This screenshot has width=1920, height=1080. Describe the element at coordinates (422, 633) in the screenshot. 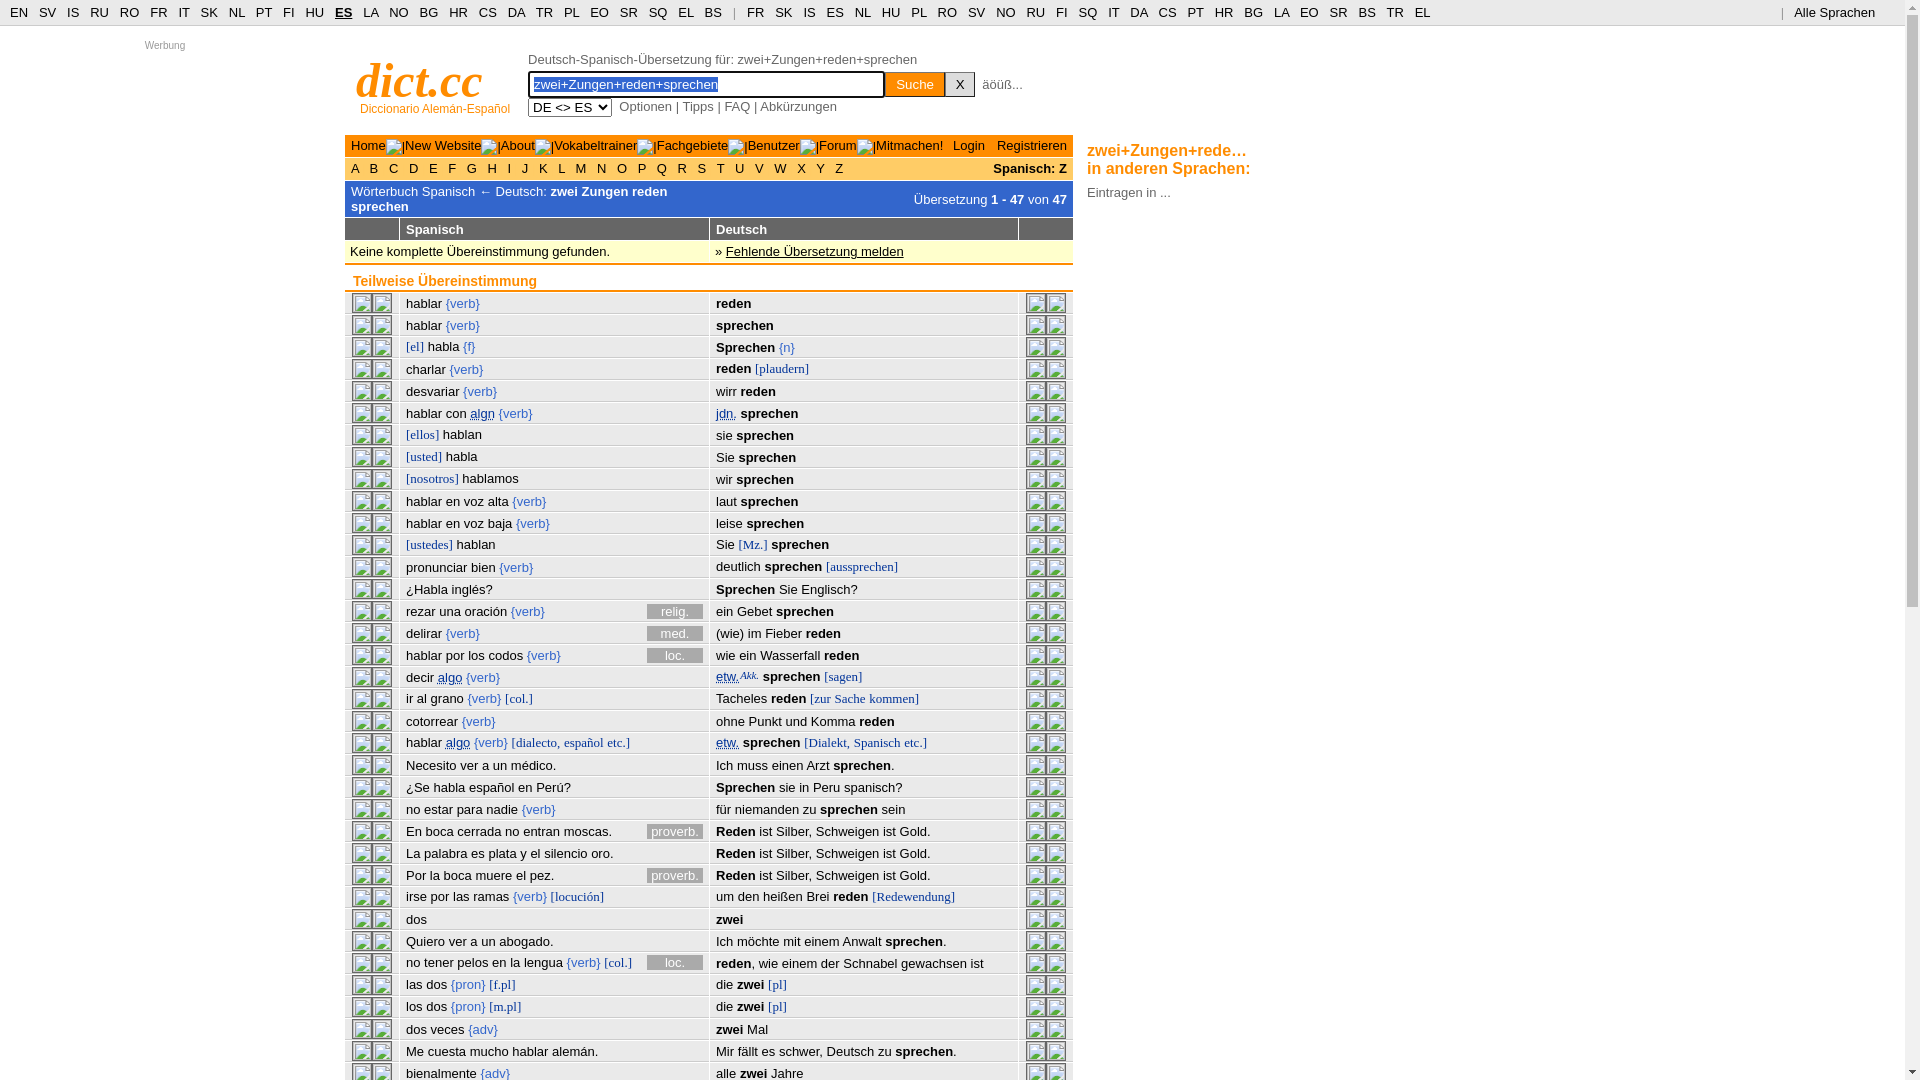

I see `'delirar'` at that location.